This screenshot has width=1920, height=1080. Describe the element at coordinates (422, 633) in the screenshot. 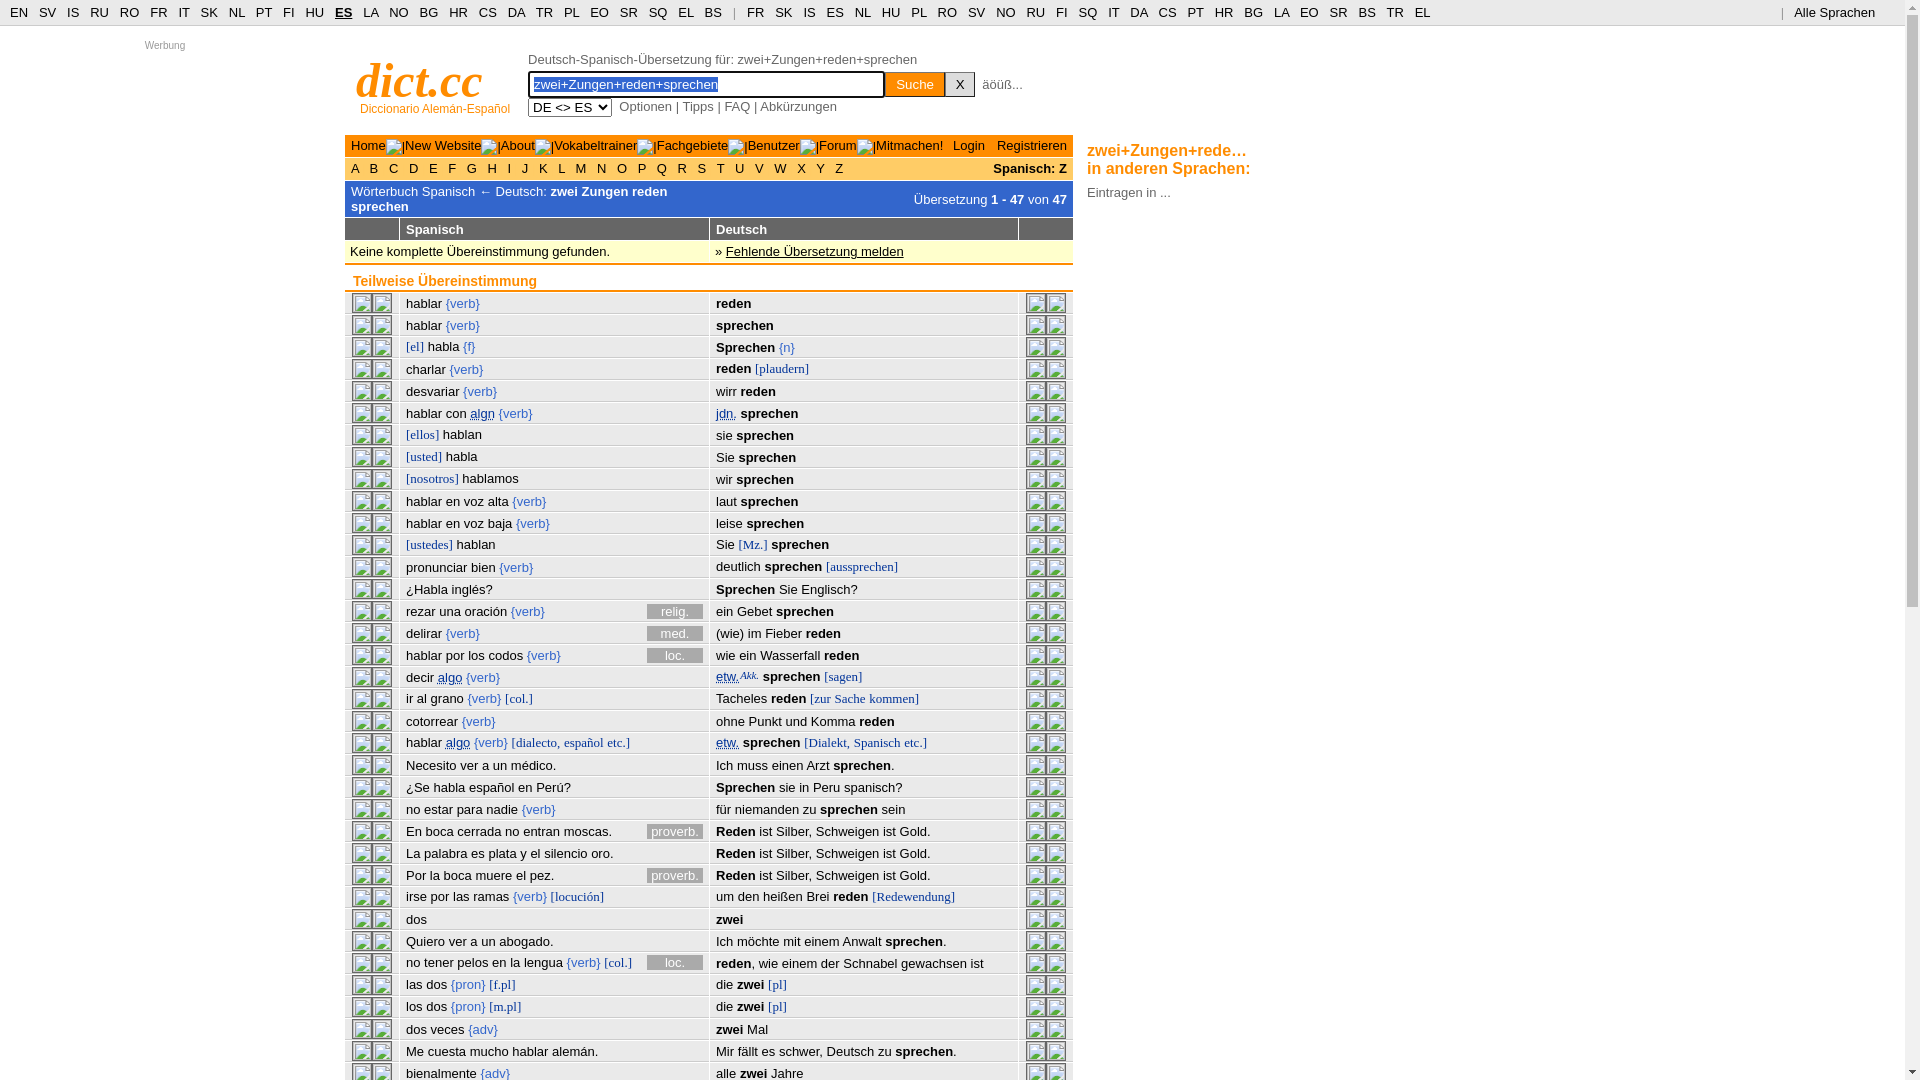

I see `'delirar'` at that location.